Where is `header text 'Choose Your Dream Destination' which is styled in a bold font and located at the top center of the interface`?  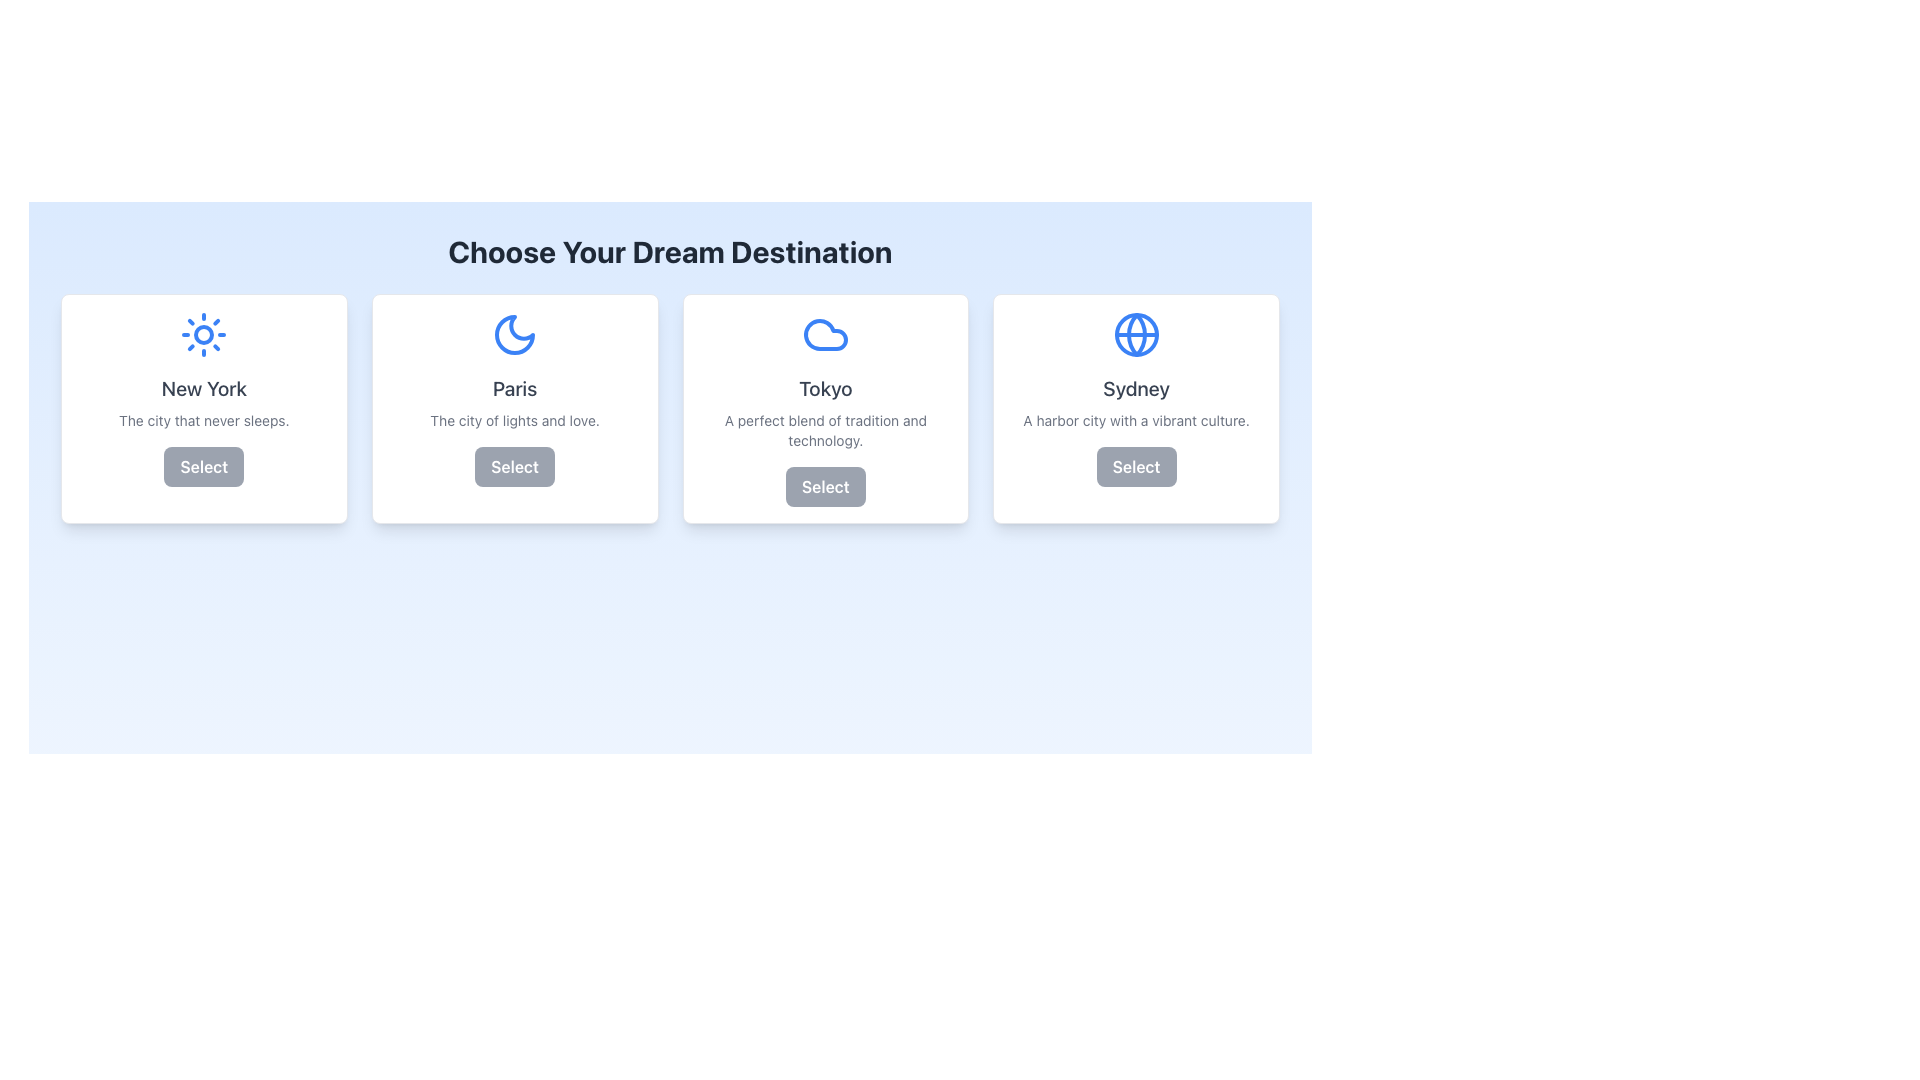
header text 'Choose Your Dream Destination' which is styled in a bold font and located at the top center of the interface is located at coordinates (670, 250).